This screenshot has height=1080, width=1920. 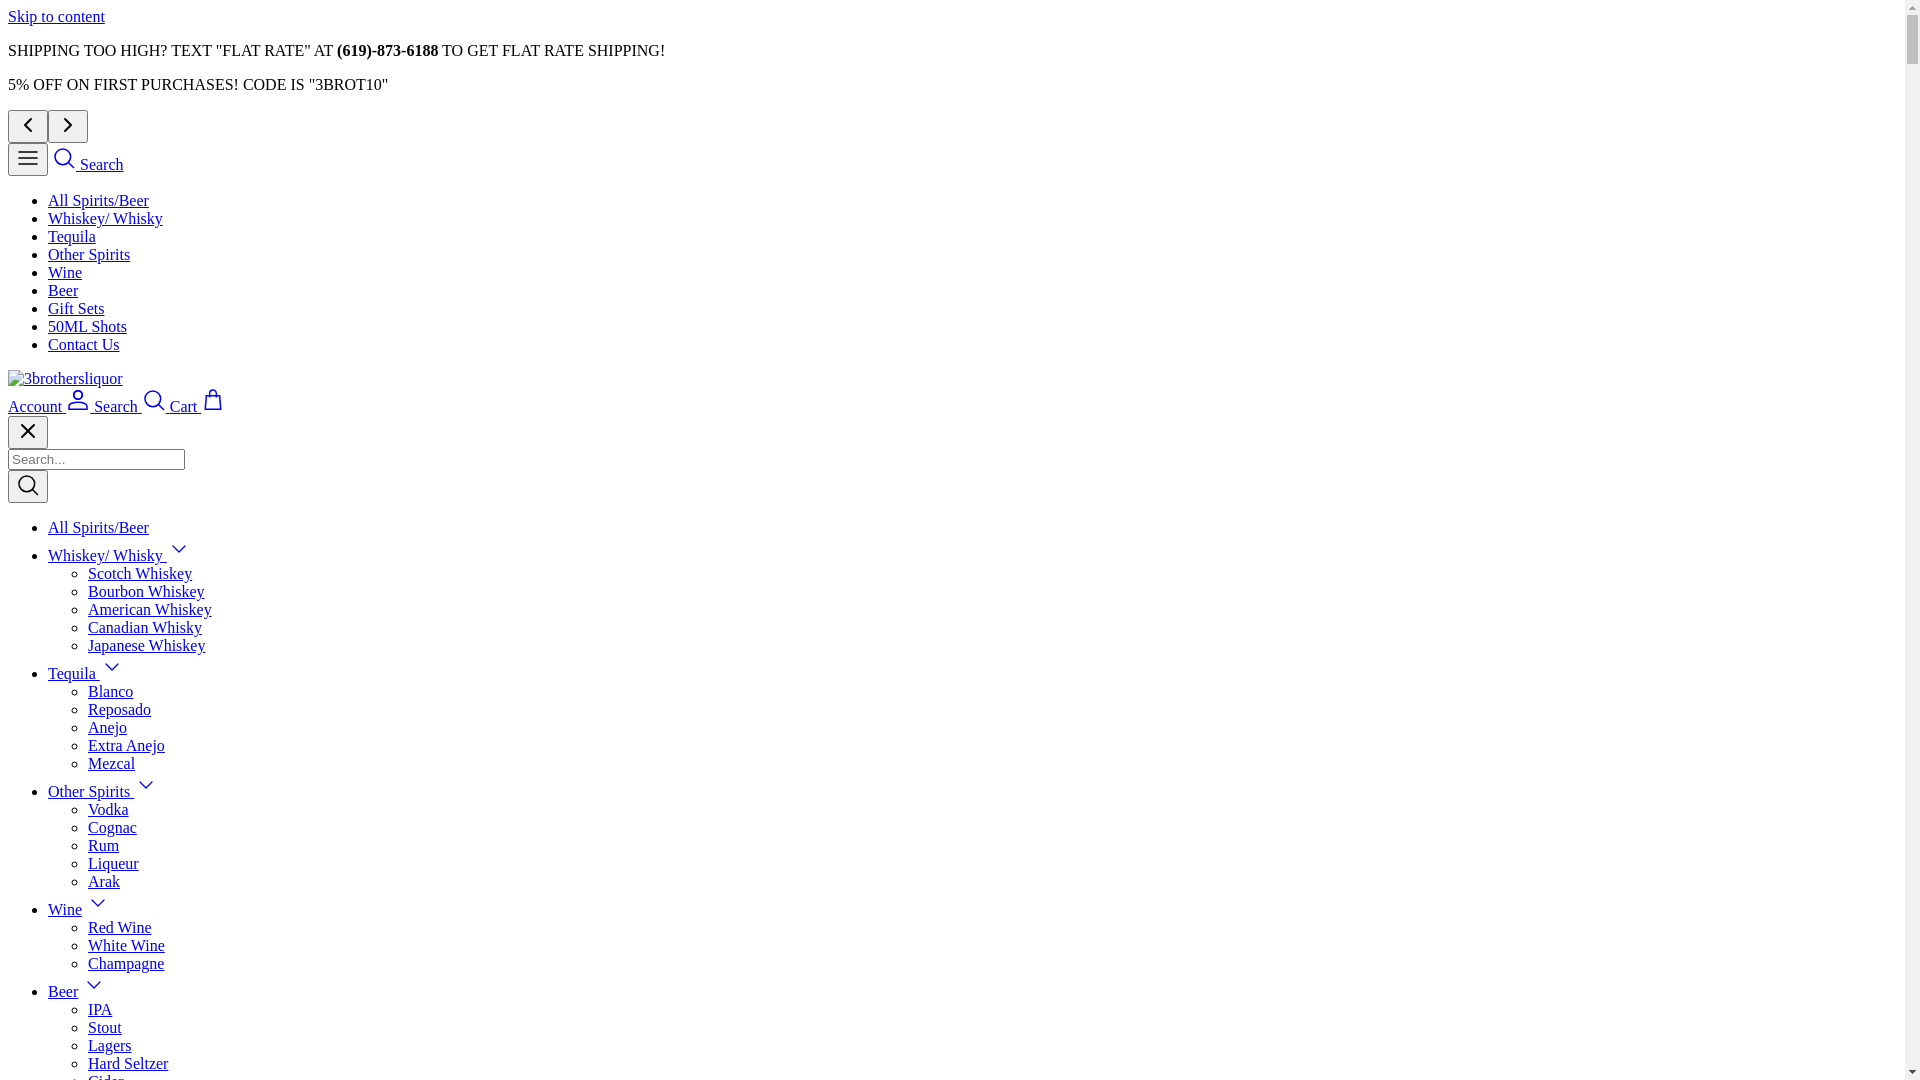 What do you see at coordinates (28, 126) in the screenshot?
I see `'Left'` at bounding box center [28, 126].